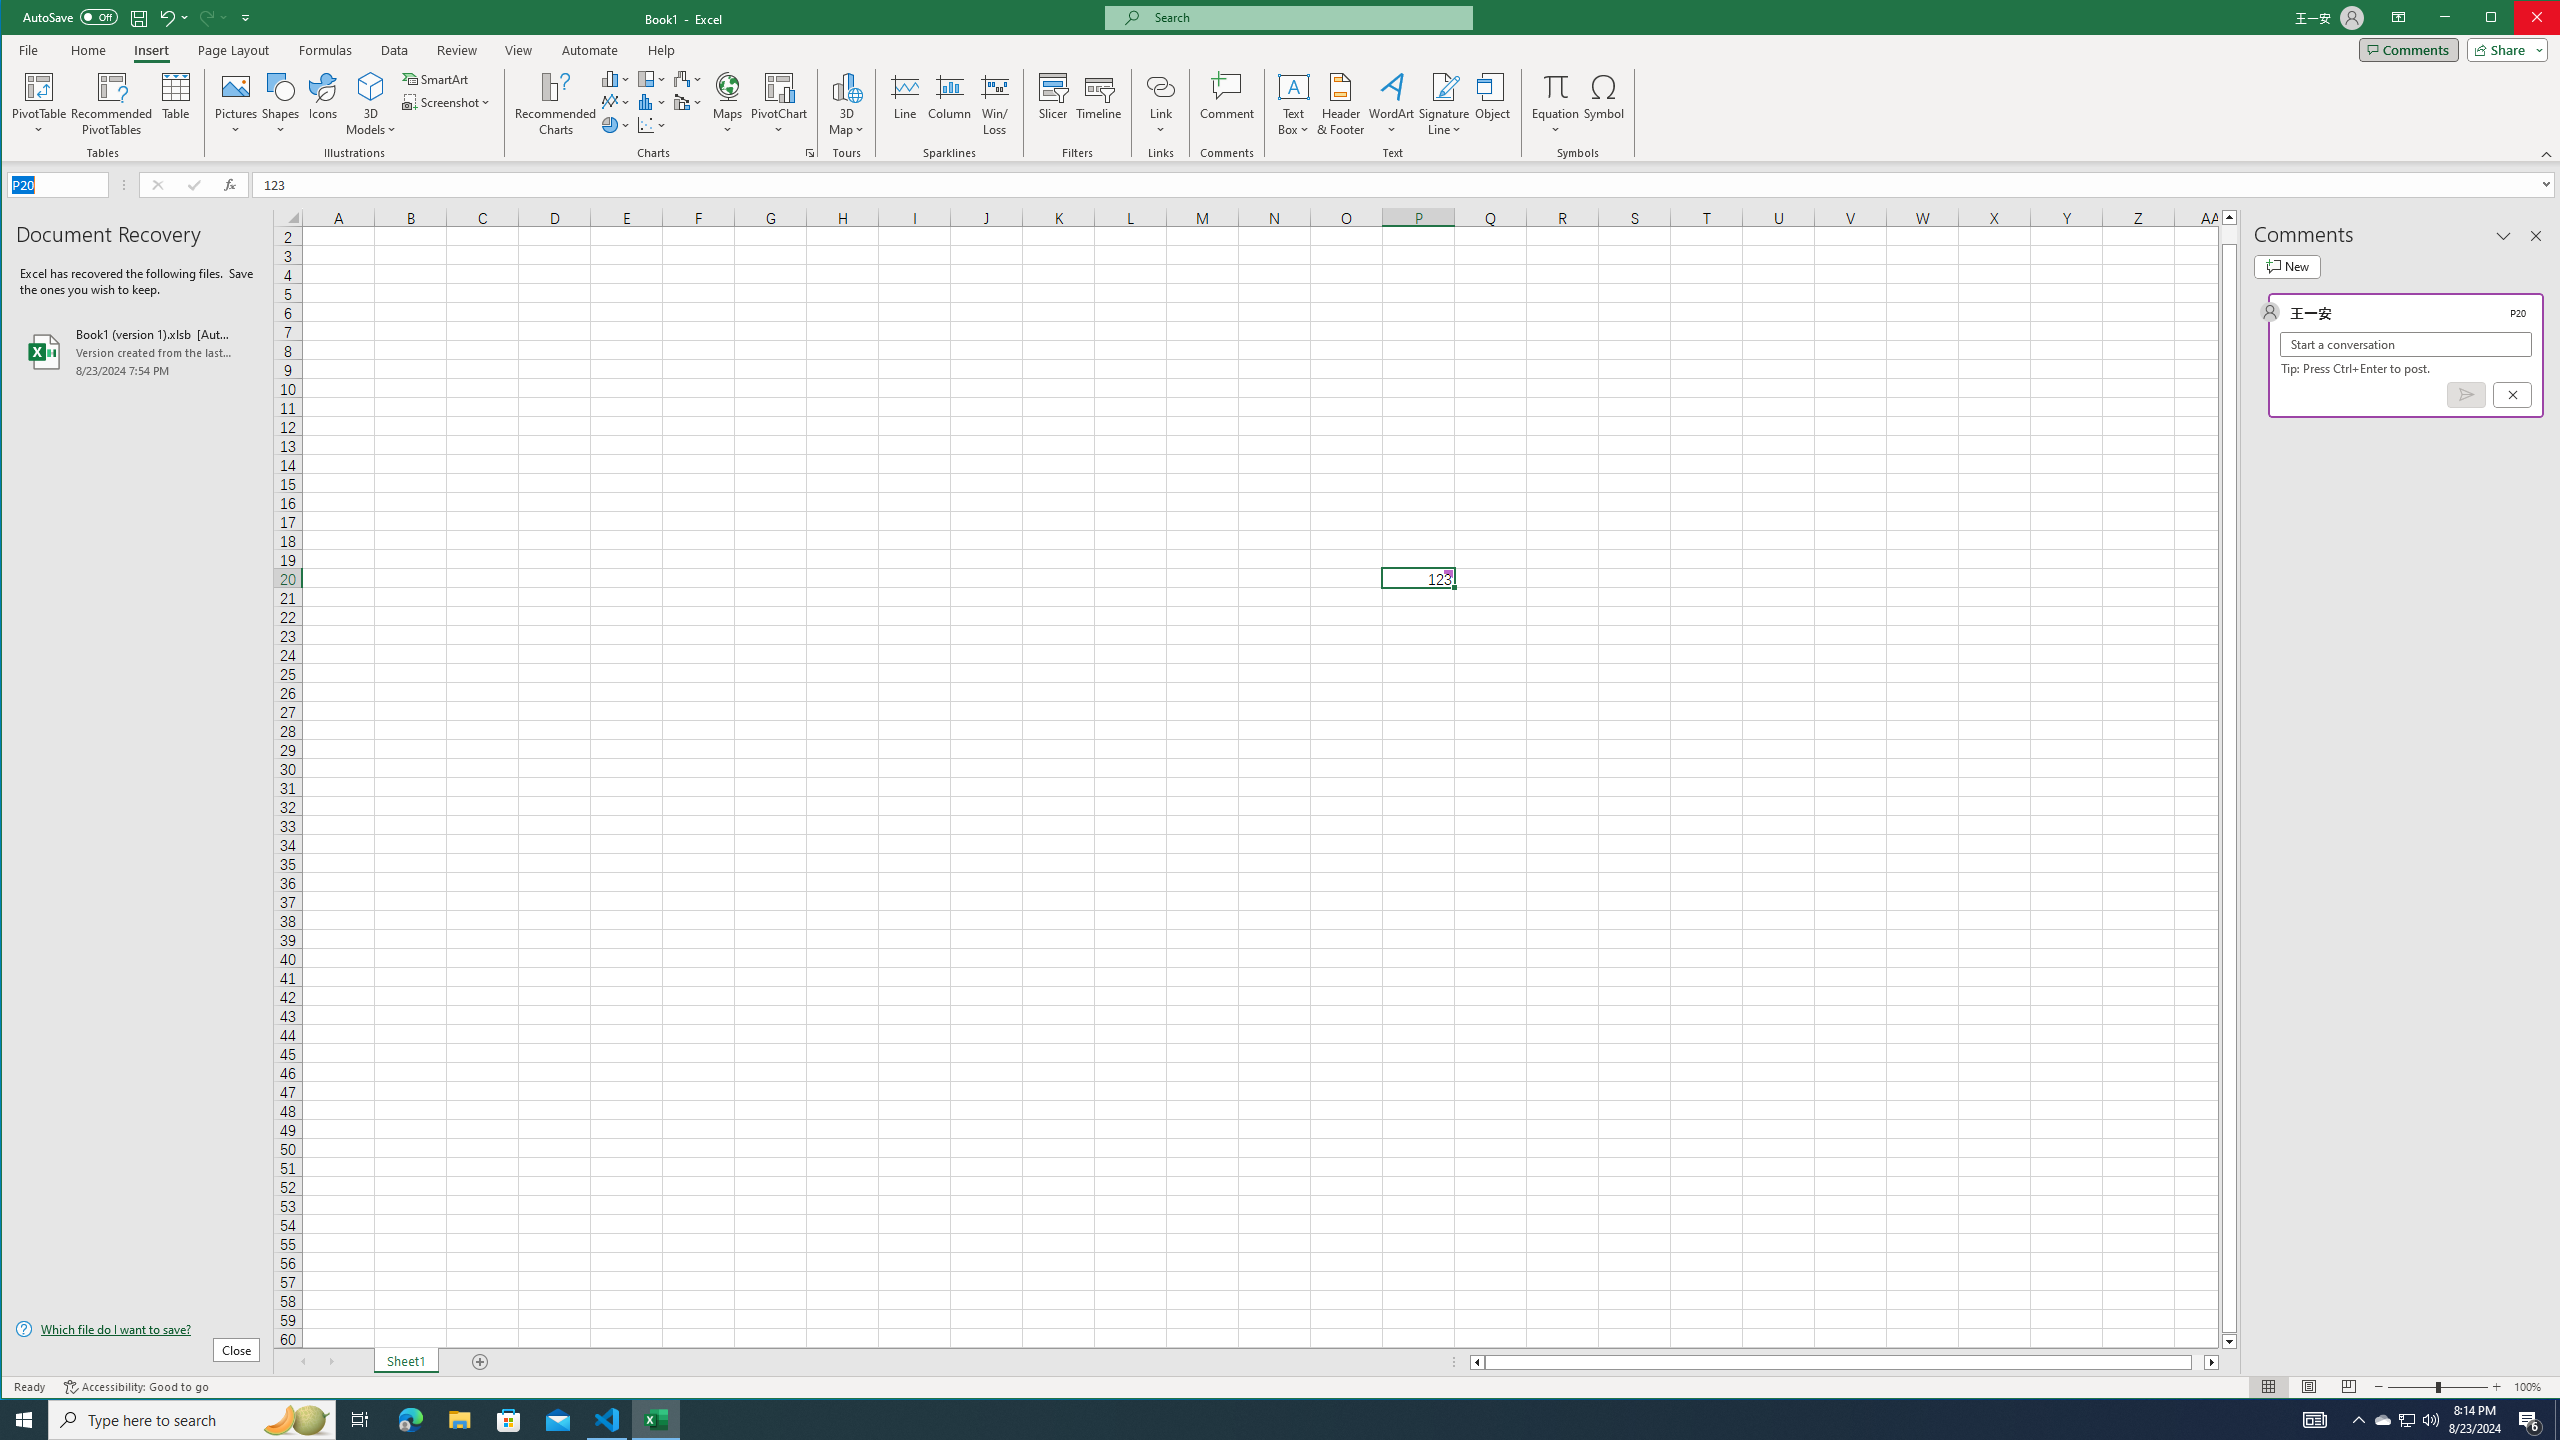 Image resolution: width=2560 pixels, height=1440 pixels. I want to click on 'PivotChart', so click(778, 85).